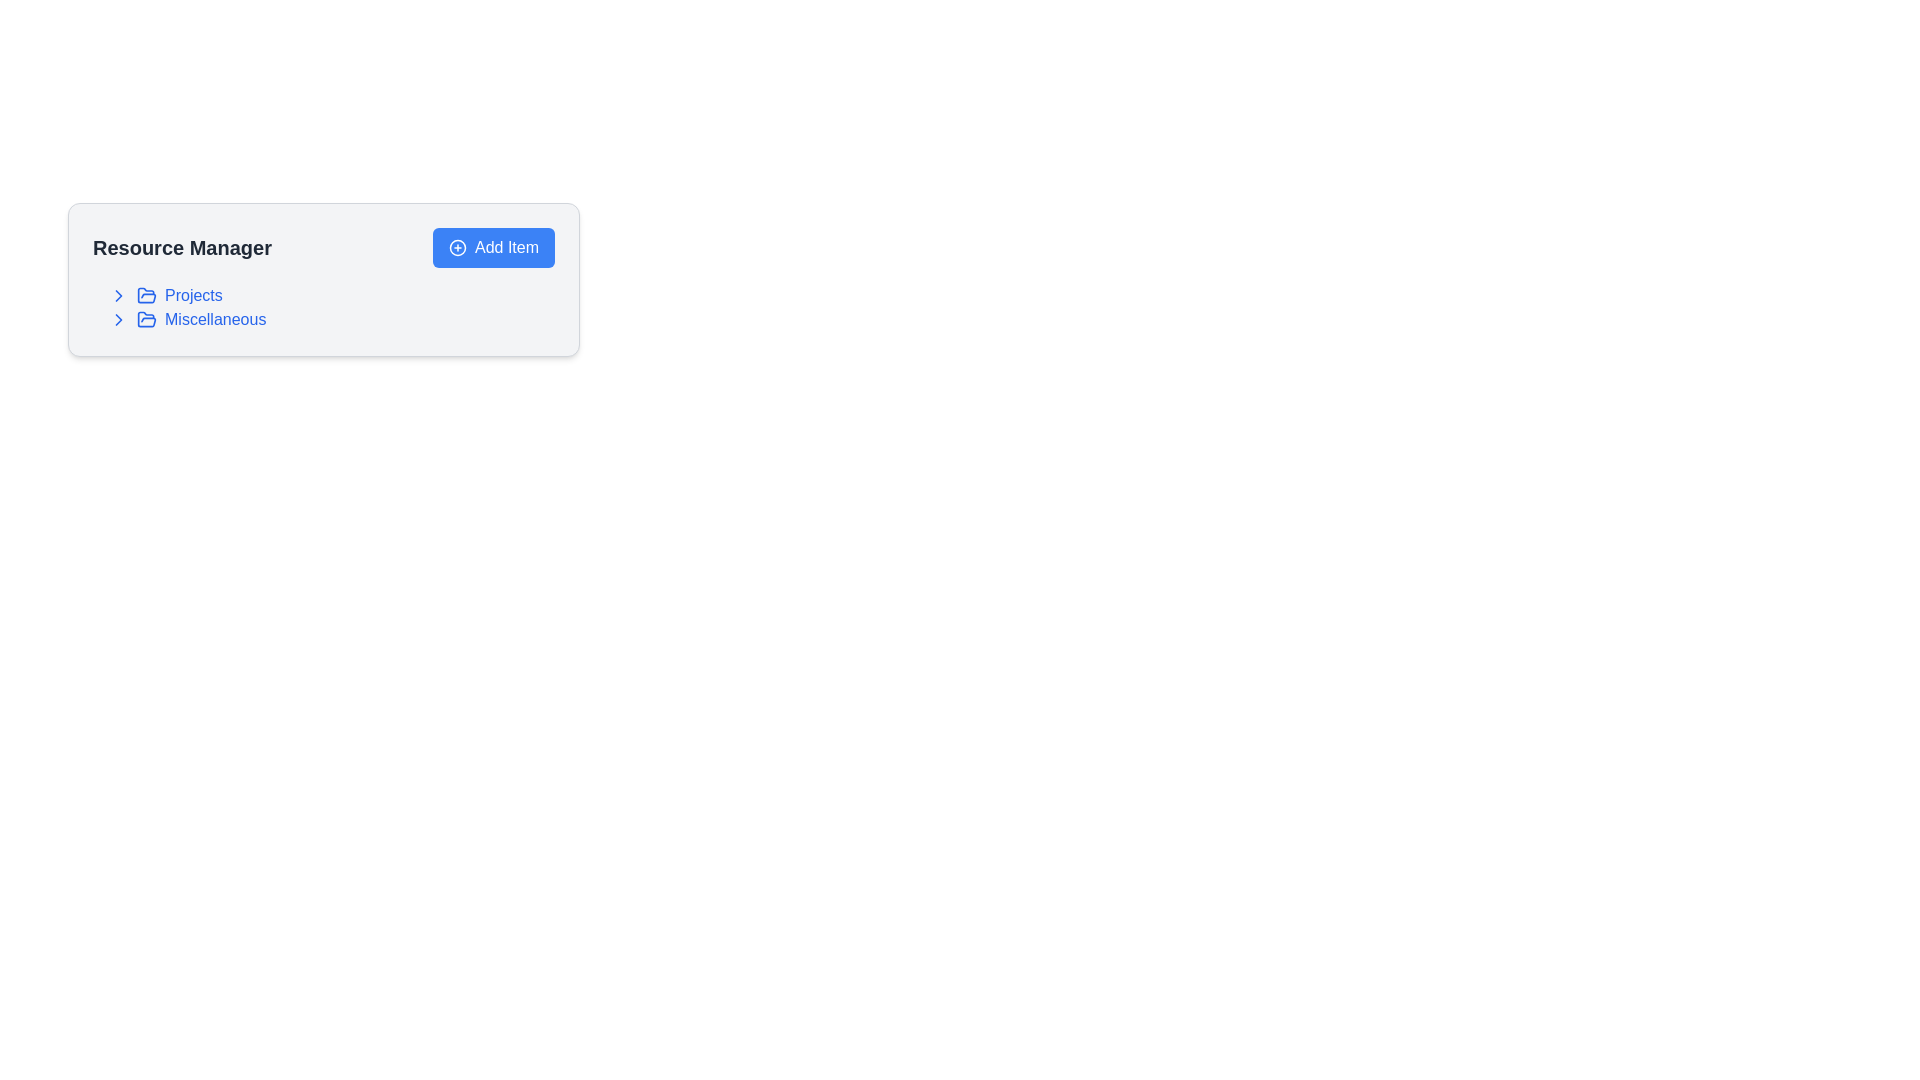  I want to click on SVG circle component that forms the outer ring of the plus-circle icon within the 'Add Item' button located at the top-right section of the 'Resource Manager' card using developer tools, so click(456, 246).